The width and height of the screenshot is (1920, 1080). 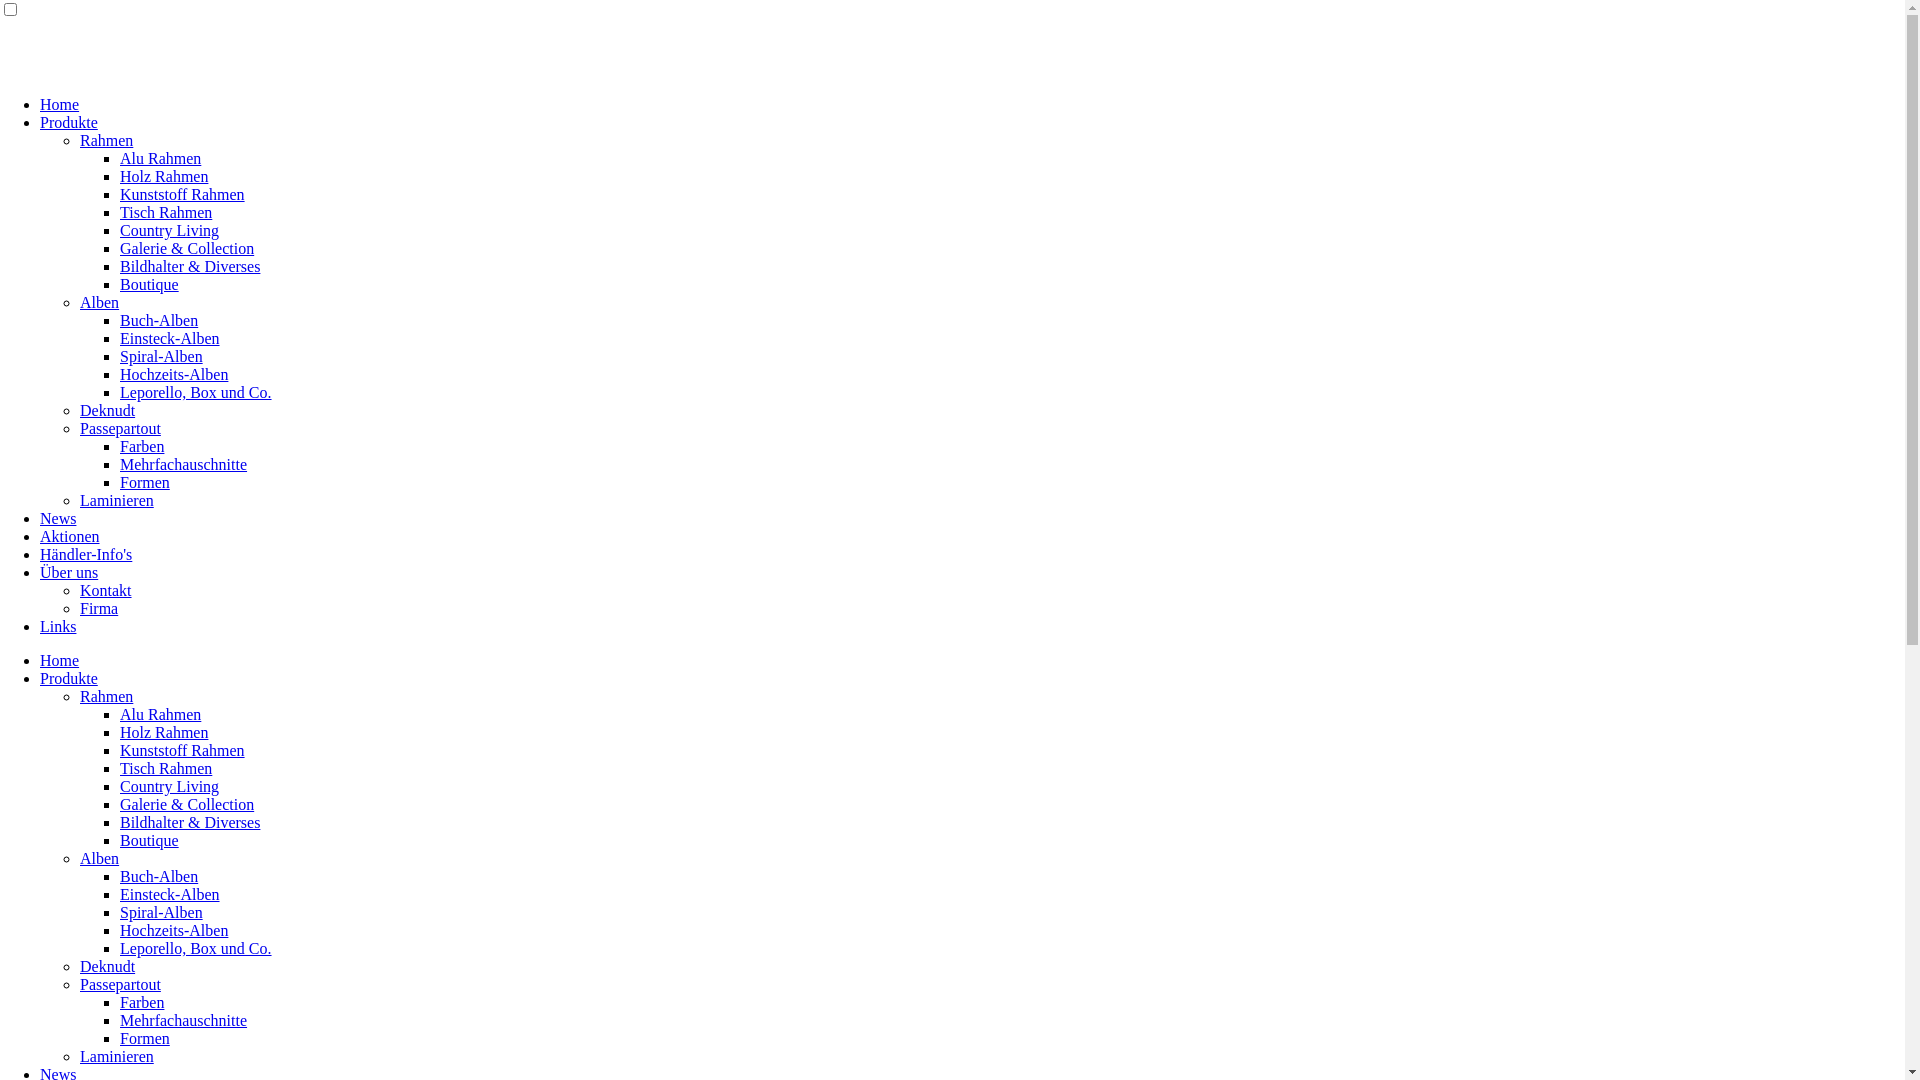 What do you see at coordinates (119, 893) in the screenshot?
I see `'Einsteck-Alben'` at bounding box center [119, 893].